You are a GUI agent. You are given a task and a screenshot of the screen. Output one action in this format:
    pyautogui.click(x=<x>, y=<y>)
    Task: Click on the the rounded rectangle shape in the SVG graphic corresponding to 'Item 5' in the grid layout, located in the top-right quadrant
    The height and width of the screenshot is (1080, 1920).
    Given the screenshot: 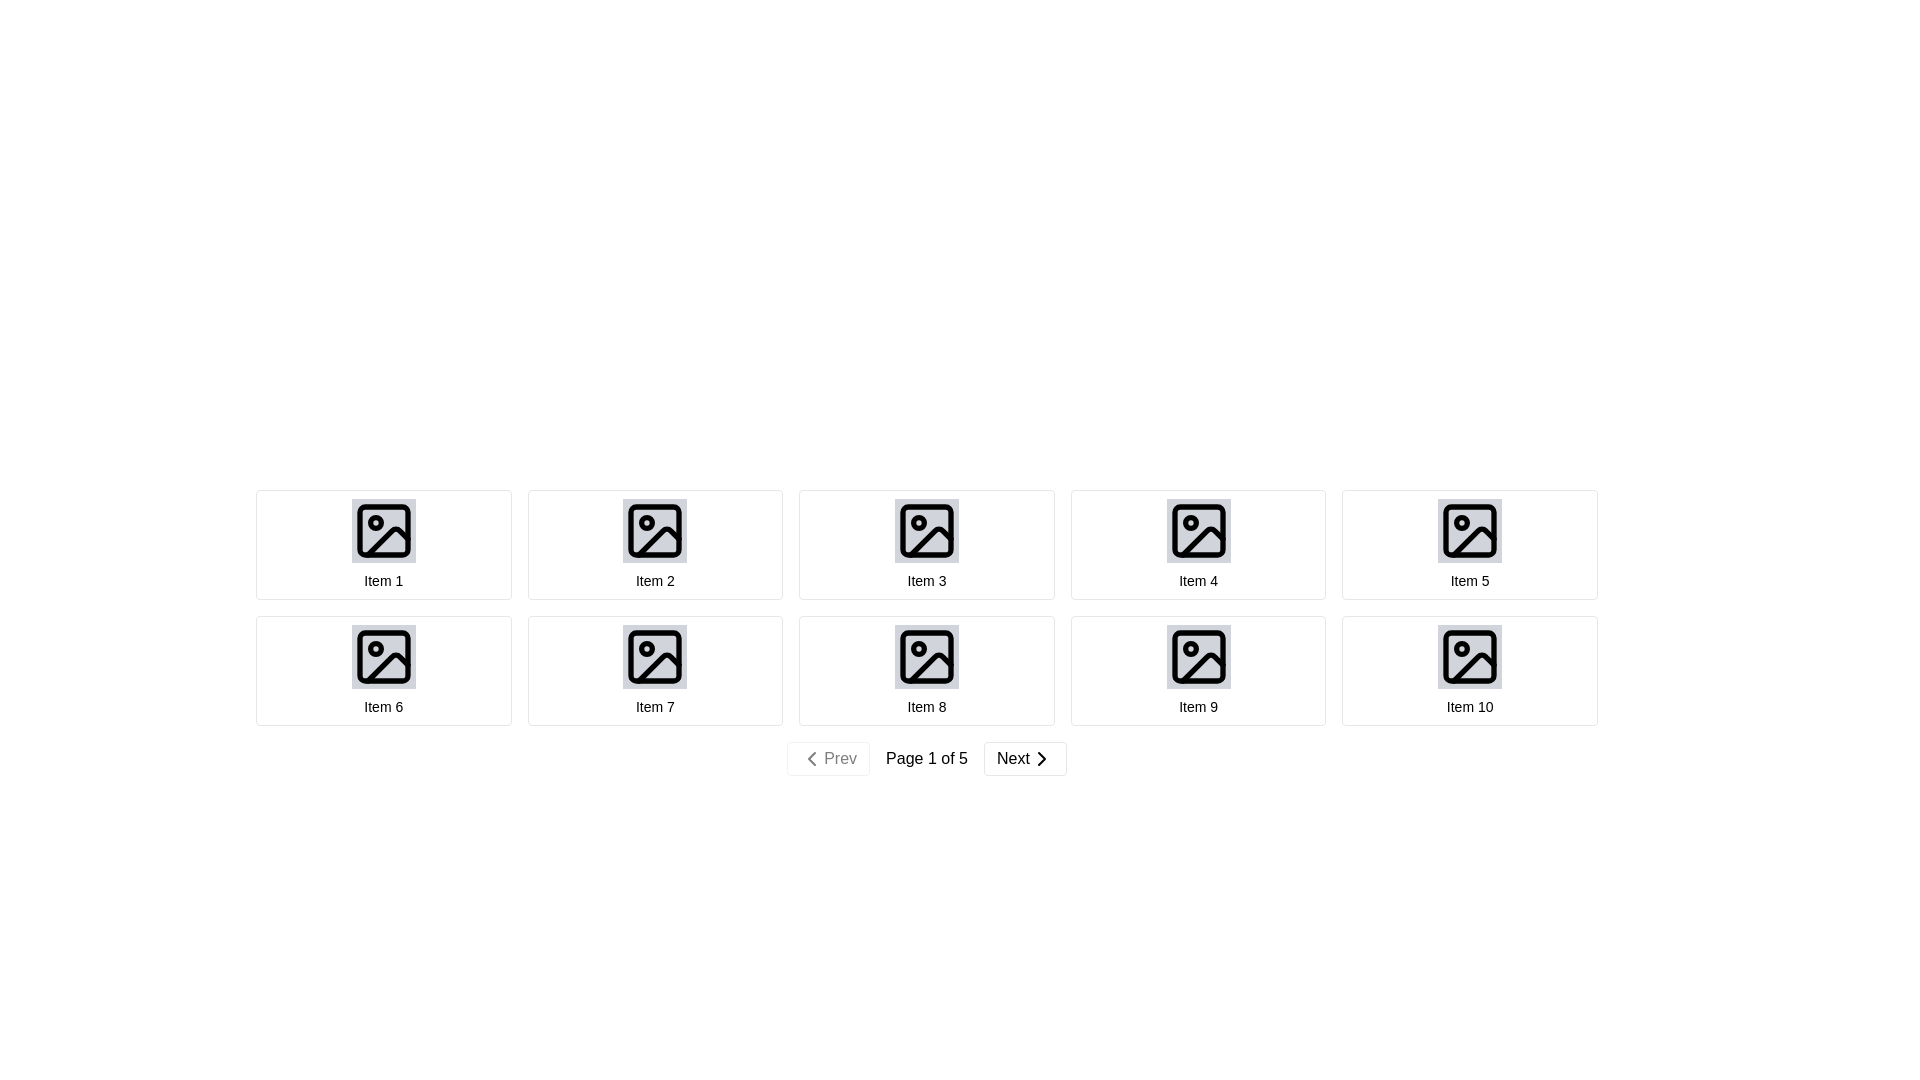 What is the action you would take?
    pyautogui.click(x=1470, y=530)
    